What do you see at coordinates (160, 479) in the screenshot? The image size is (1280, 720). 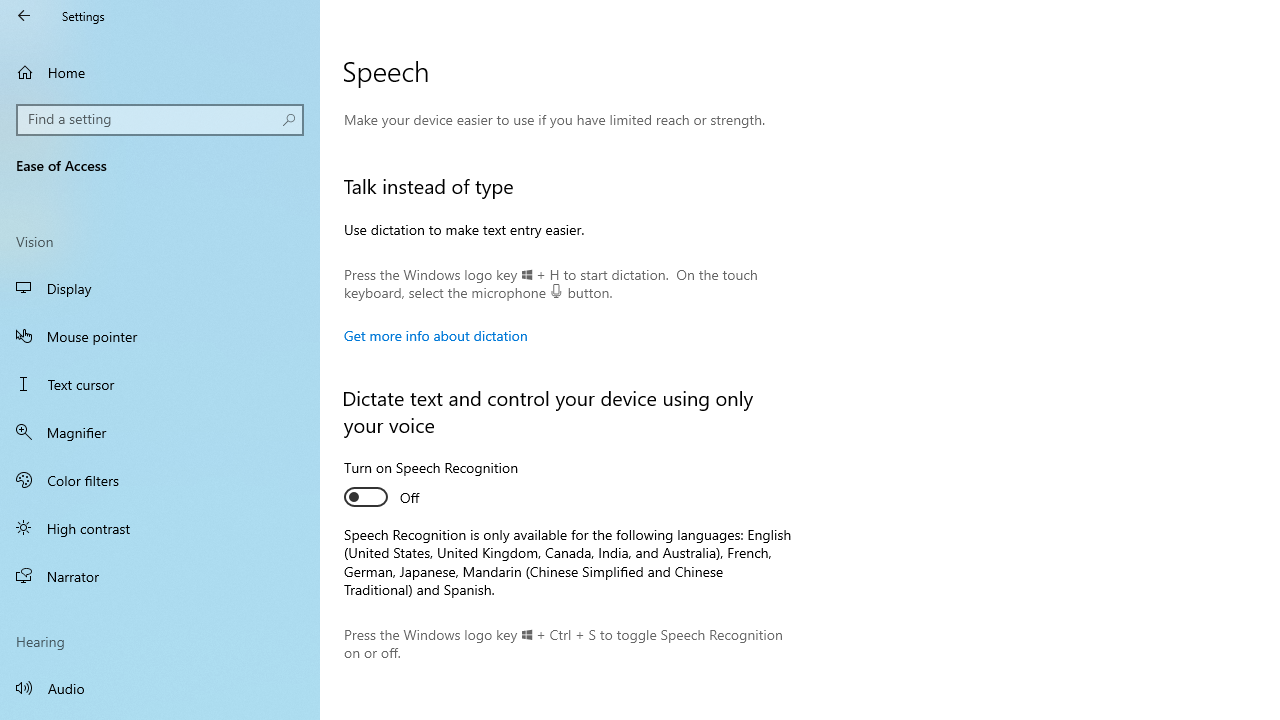 I see `'Color filters'` at bounding box center [160, 479].